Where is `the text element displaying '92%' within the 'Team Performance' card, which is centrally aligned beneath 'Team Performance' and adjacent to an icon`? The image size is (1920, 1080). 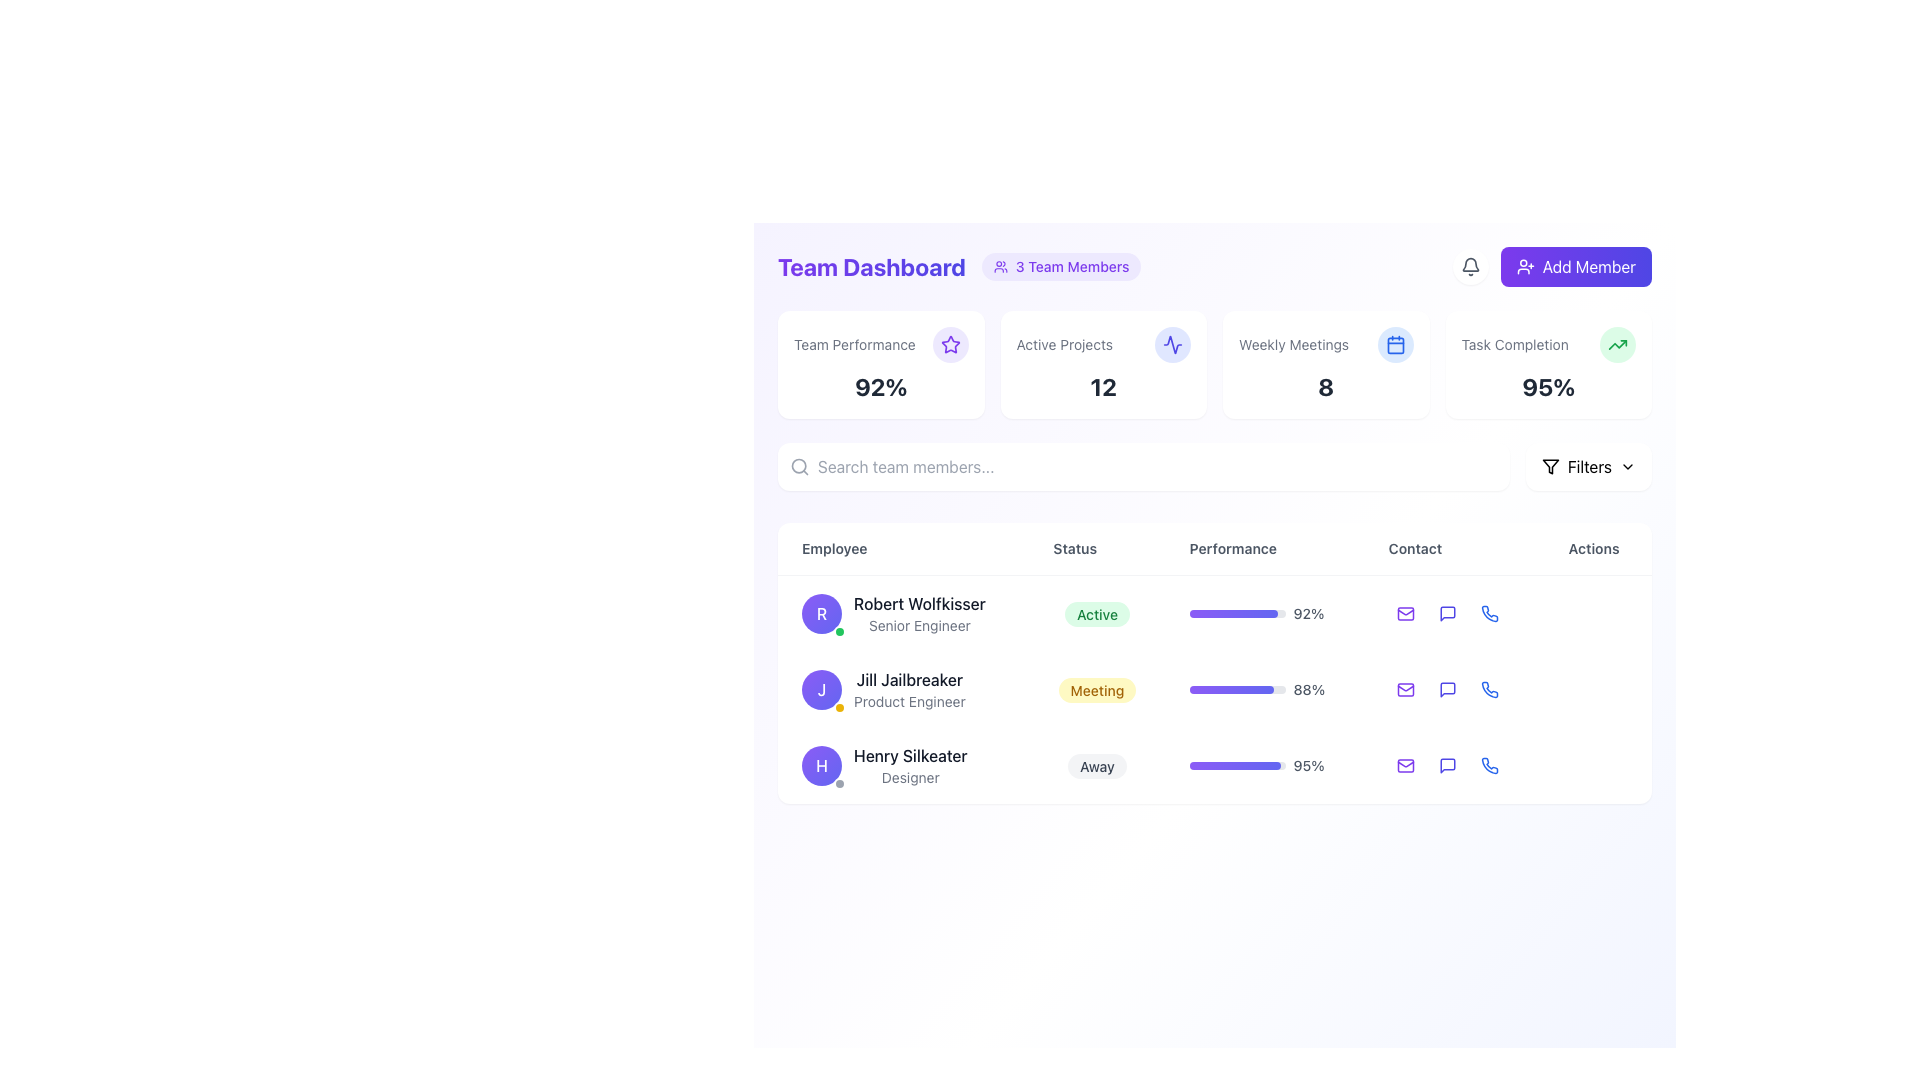 the text element displaying '92%' within the 'Team Performance' card, which is centrally aligned beneath 'Team Performance' and adjacent to an icon is located at coordinates (880, 386).